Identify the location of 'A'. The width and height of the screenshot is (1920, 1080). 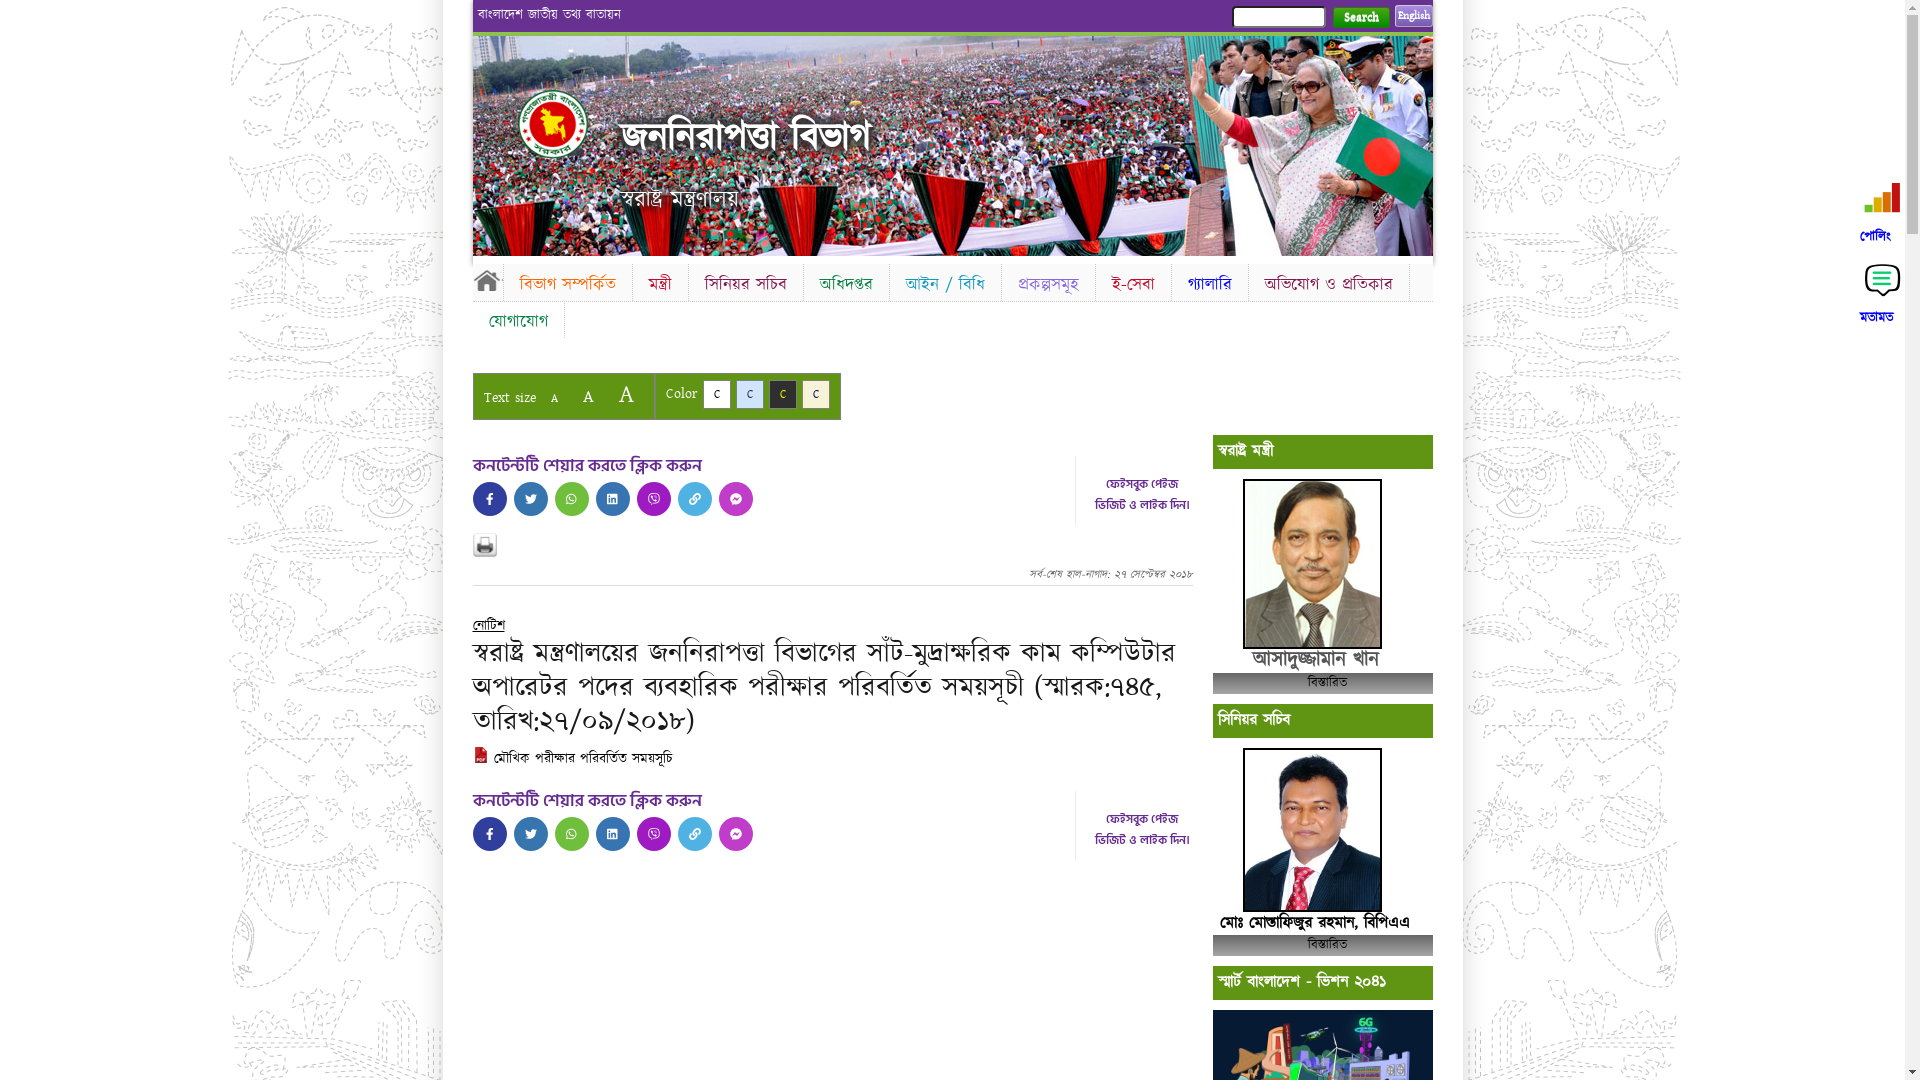
(539, 398).